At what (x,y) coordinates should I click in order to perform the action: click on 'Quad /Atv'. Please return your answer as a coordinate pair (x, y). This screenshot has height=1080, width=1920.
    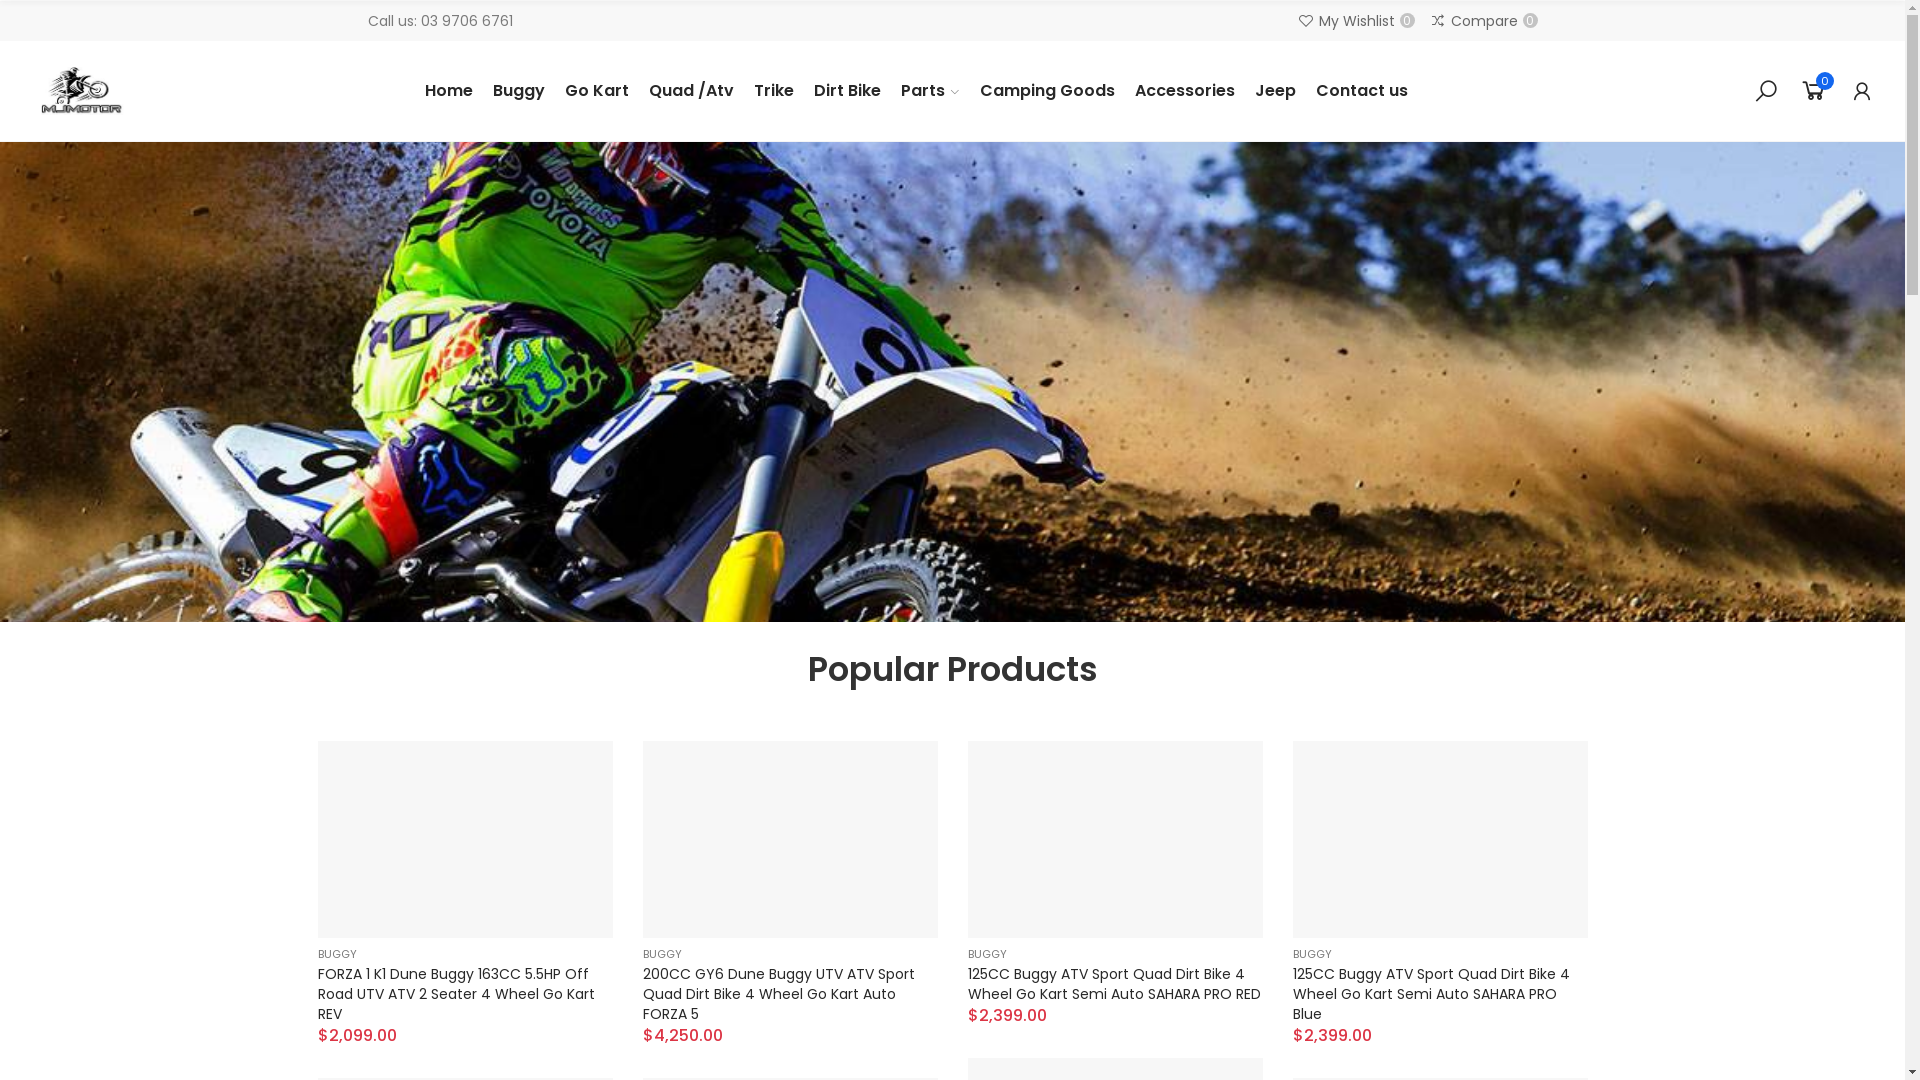
    Looking at the image, I should click on (691, 91).